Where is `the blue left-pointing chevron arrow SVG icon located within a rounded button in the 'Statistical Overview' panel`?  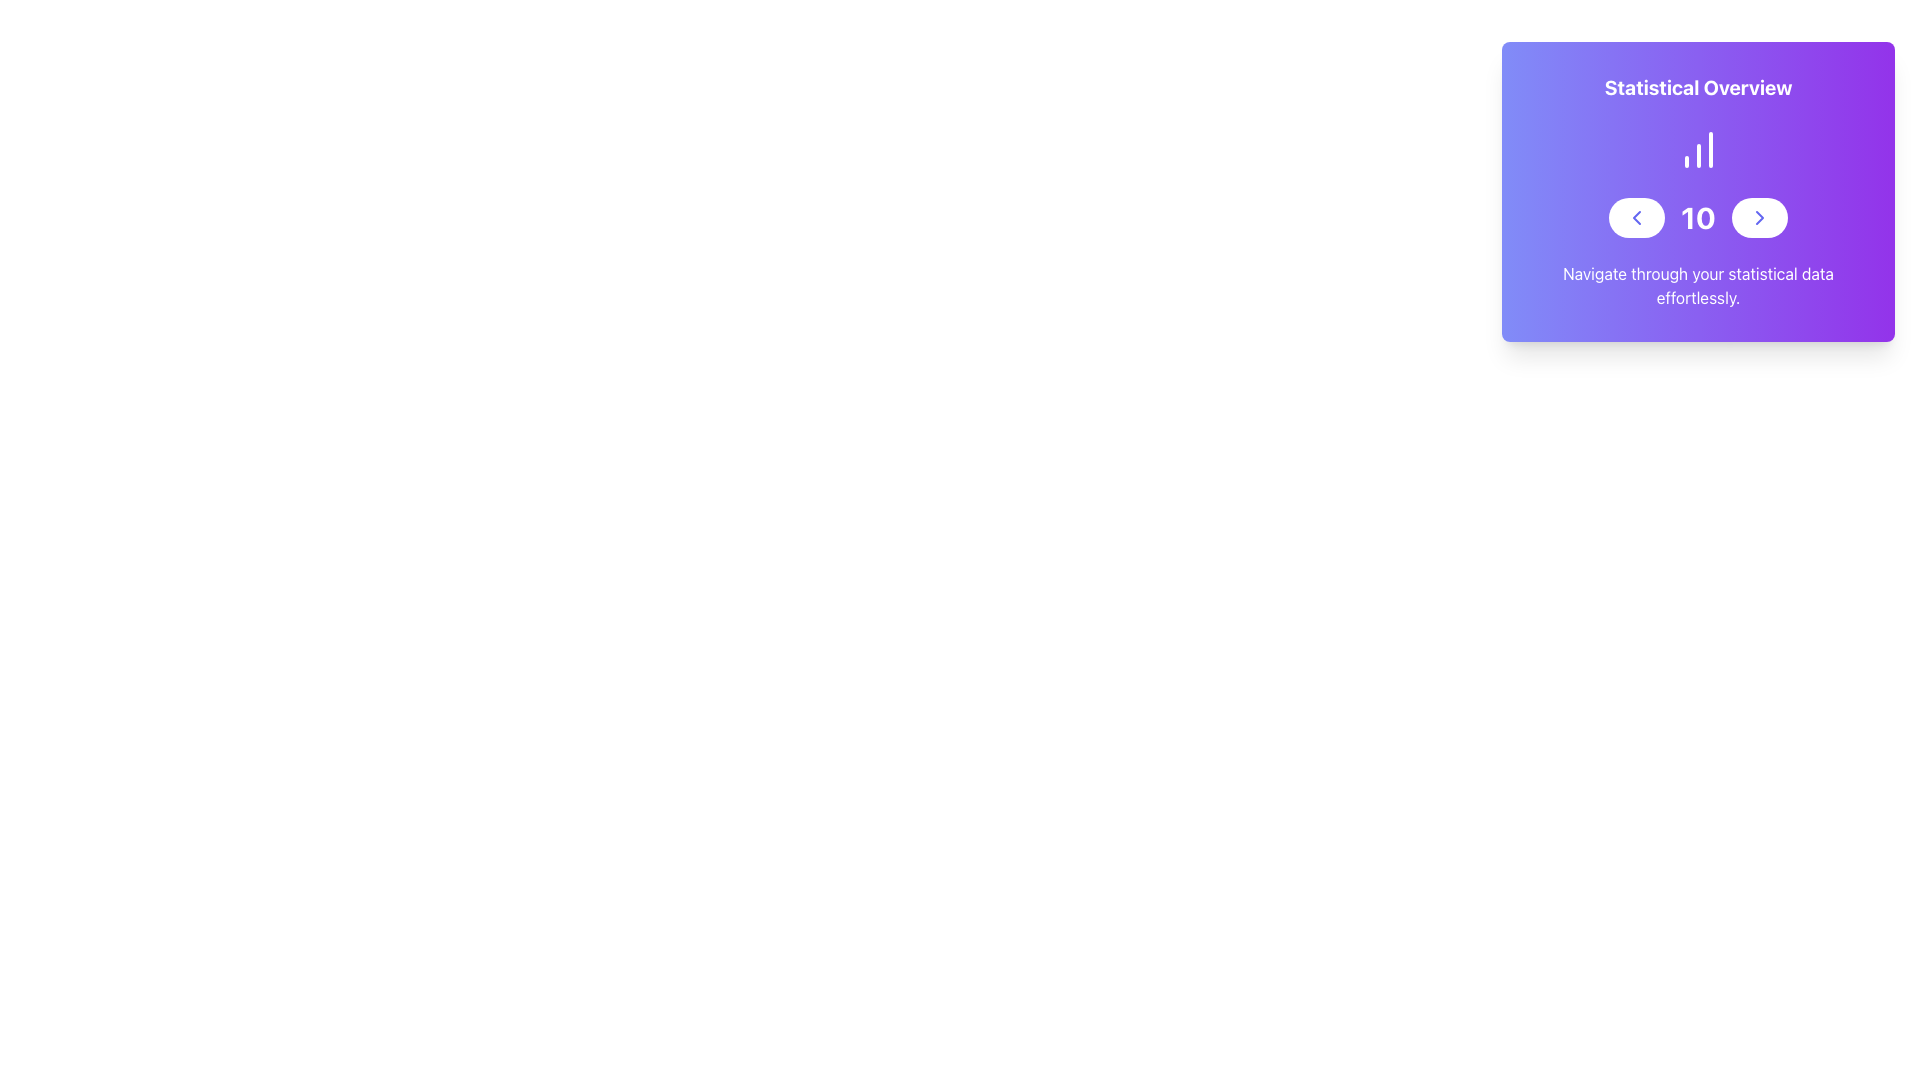 the blue left-pointing chevron arrow SVG icon located within a rounded button in the 'Statistical Overview' panel is located at coordinates (1636, 218).